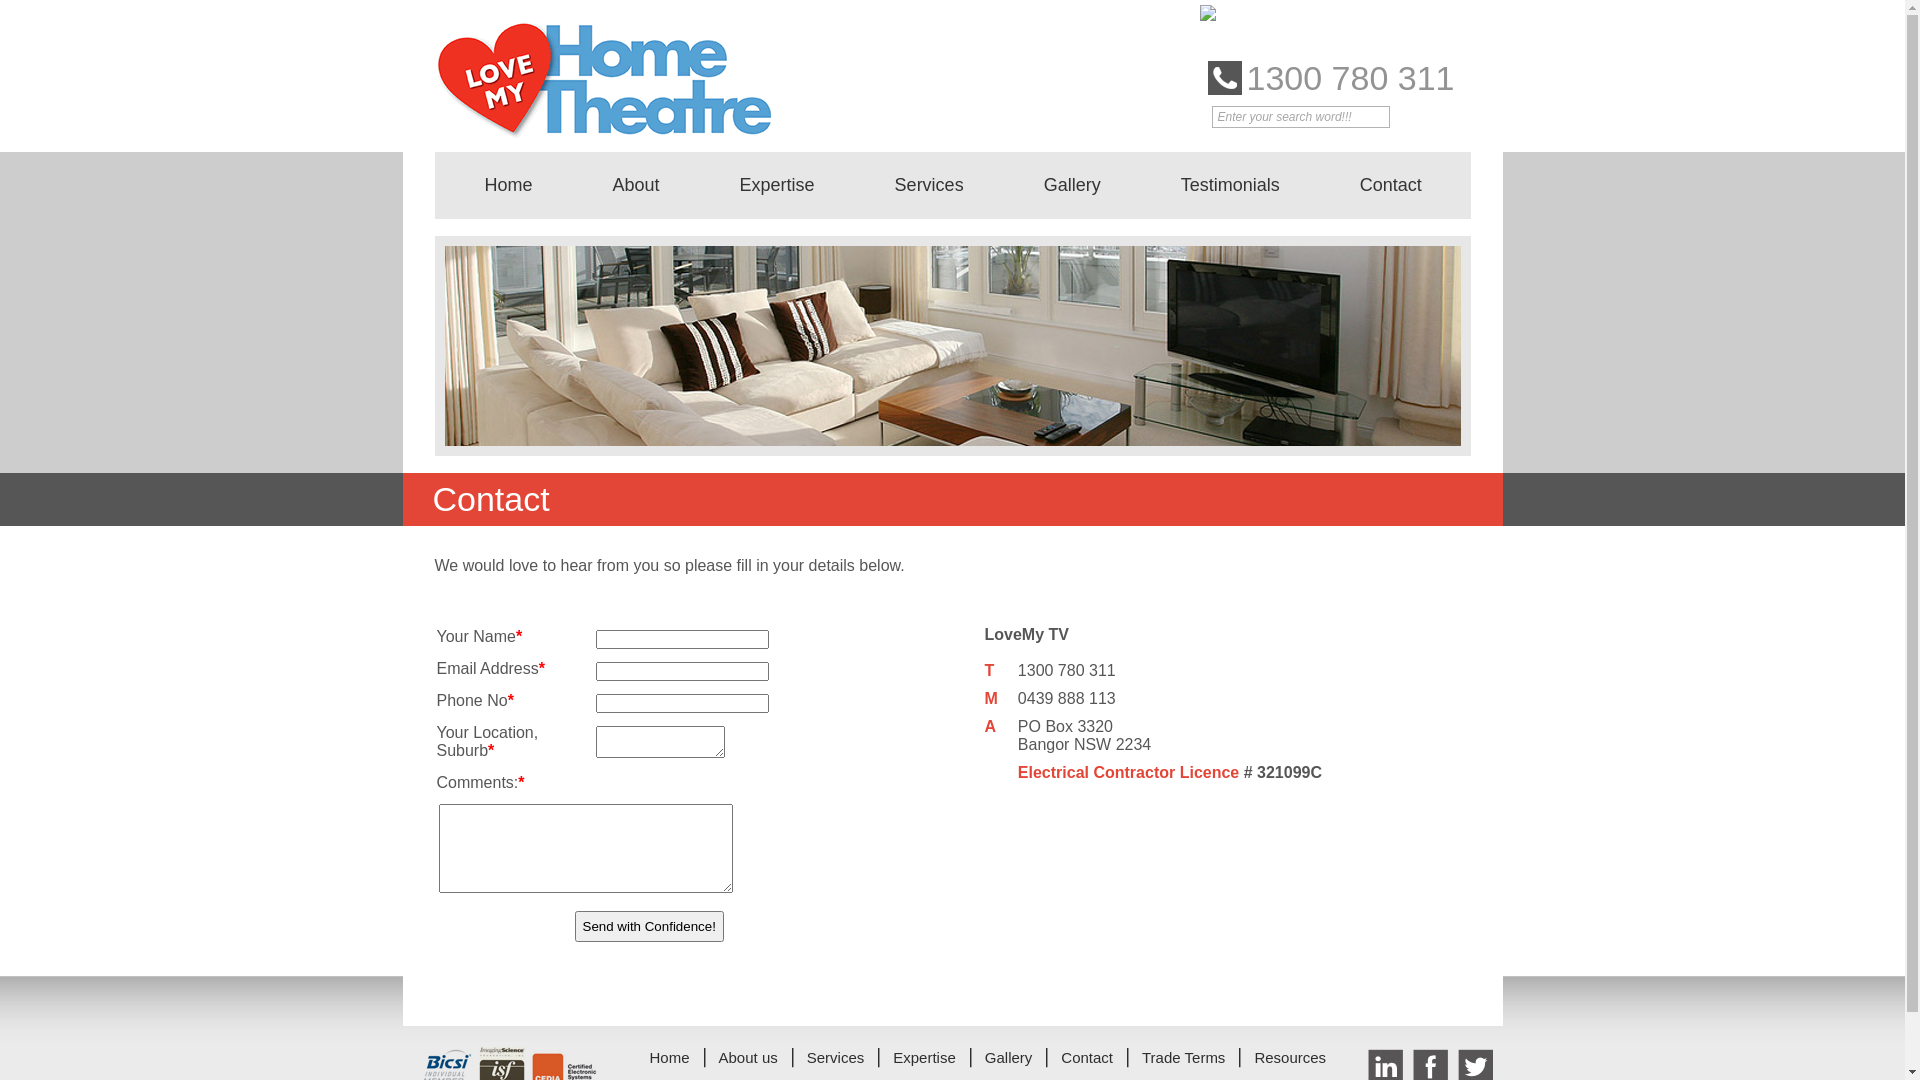 This screenshot has width=1920, height=1080. What do you see at coordinates (443, 185) in the screenshot?
I see `'Home'` at bounding box center [443, 185].